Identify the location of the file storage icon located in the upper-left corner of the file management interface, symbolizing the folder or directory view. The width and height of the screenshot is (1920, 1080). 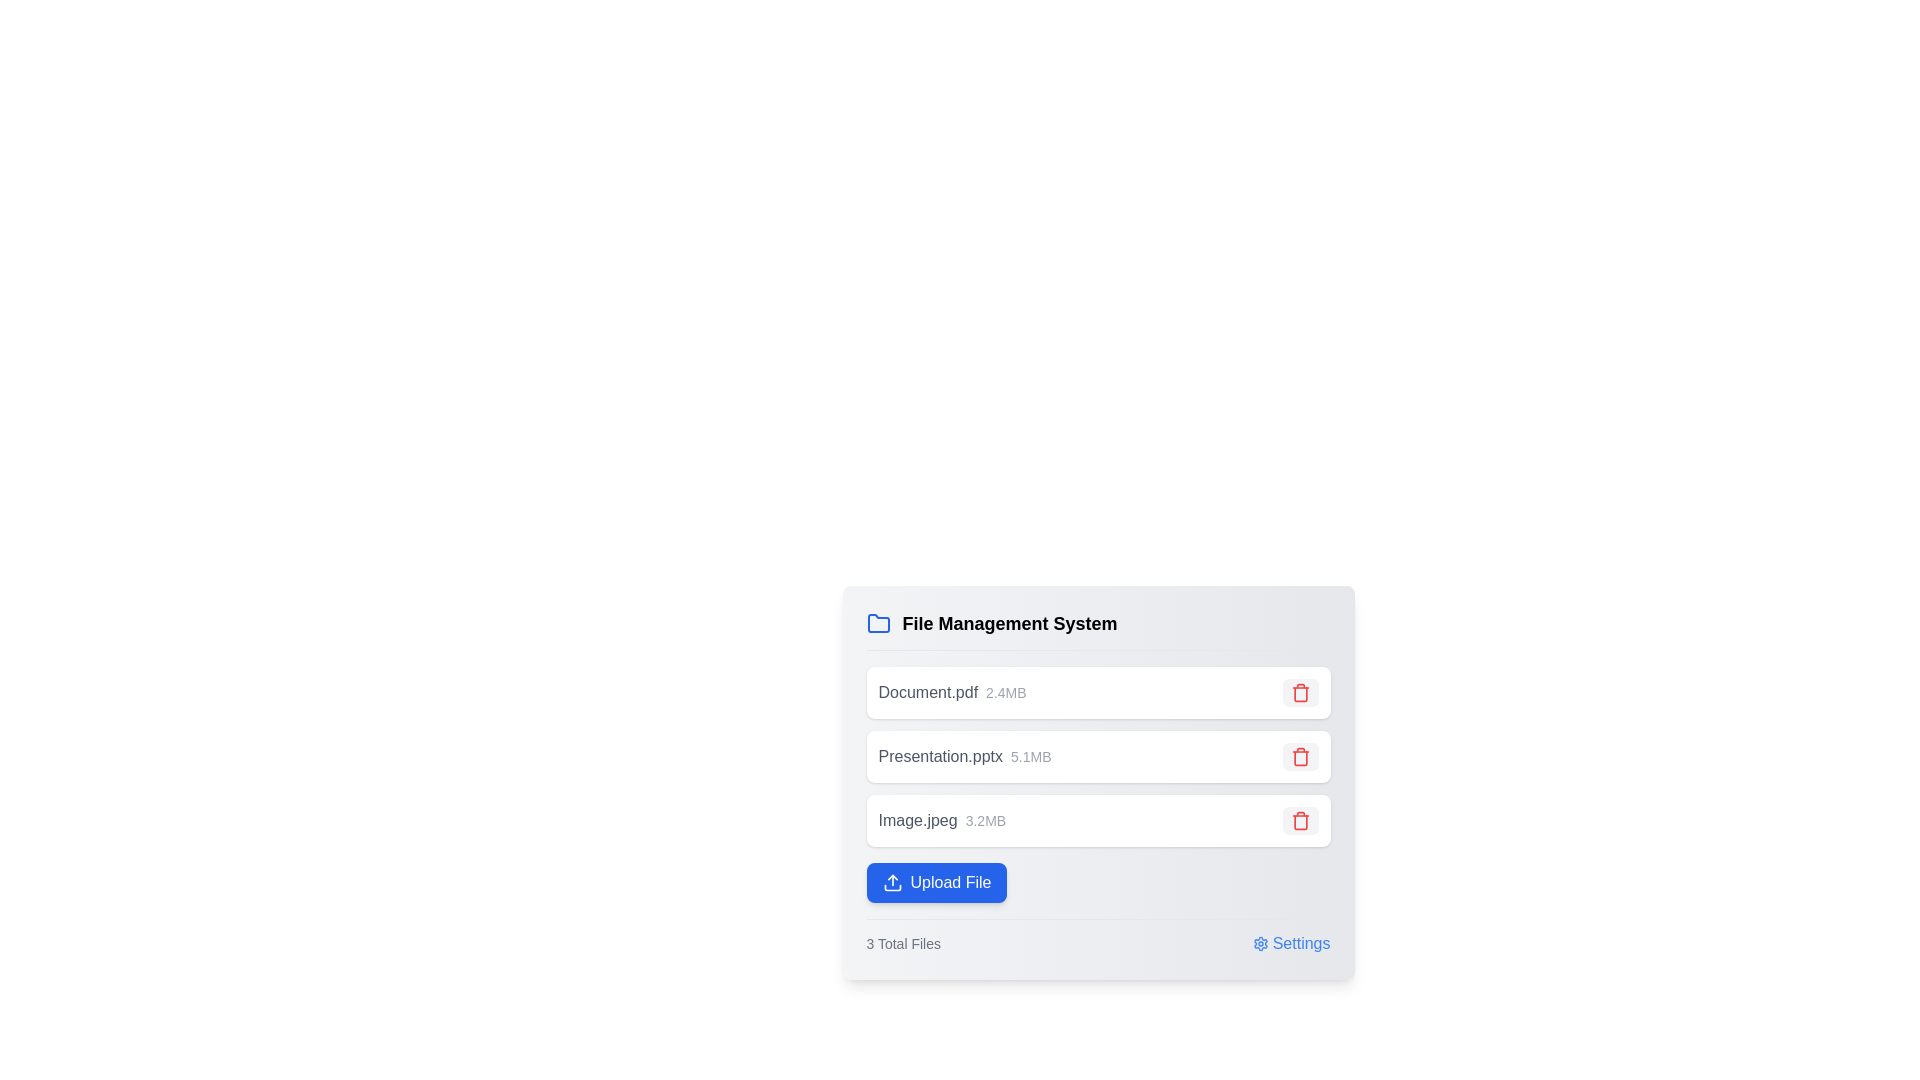
(878, 622).